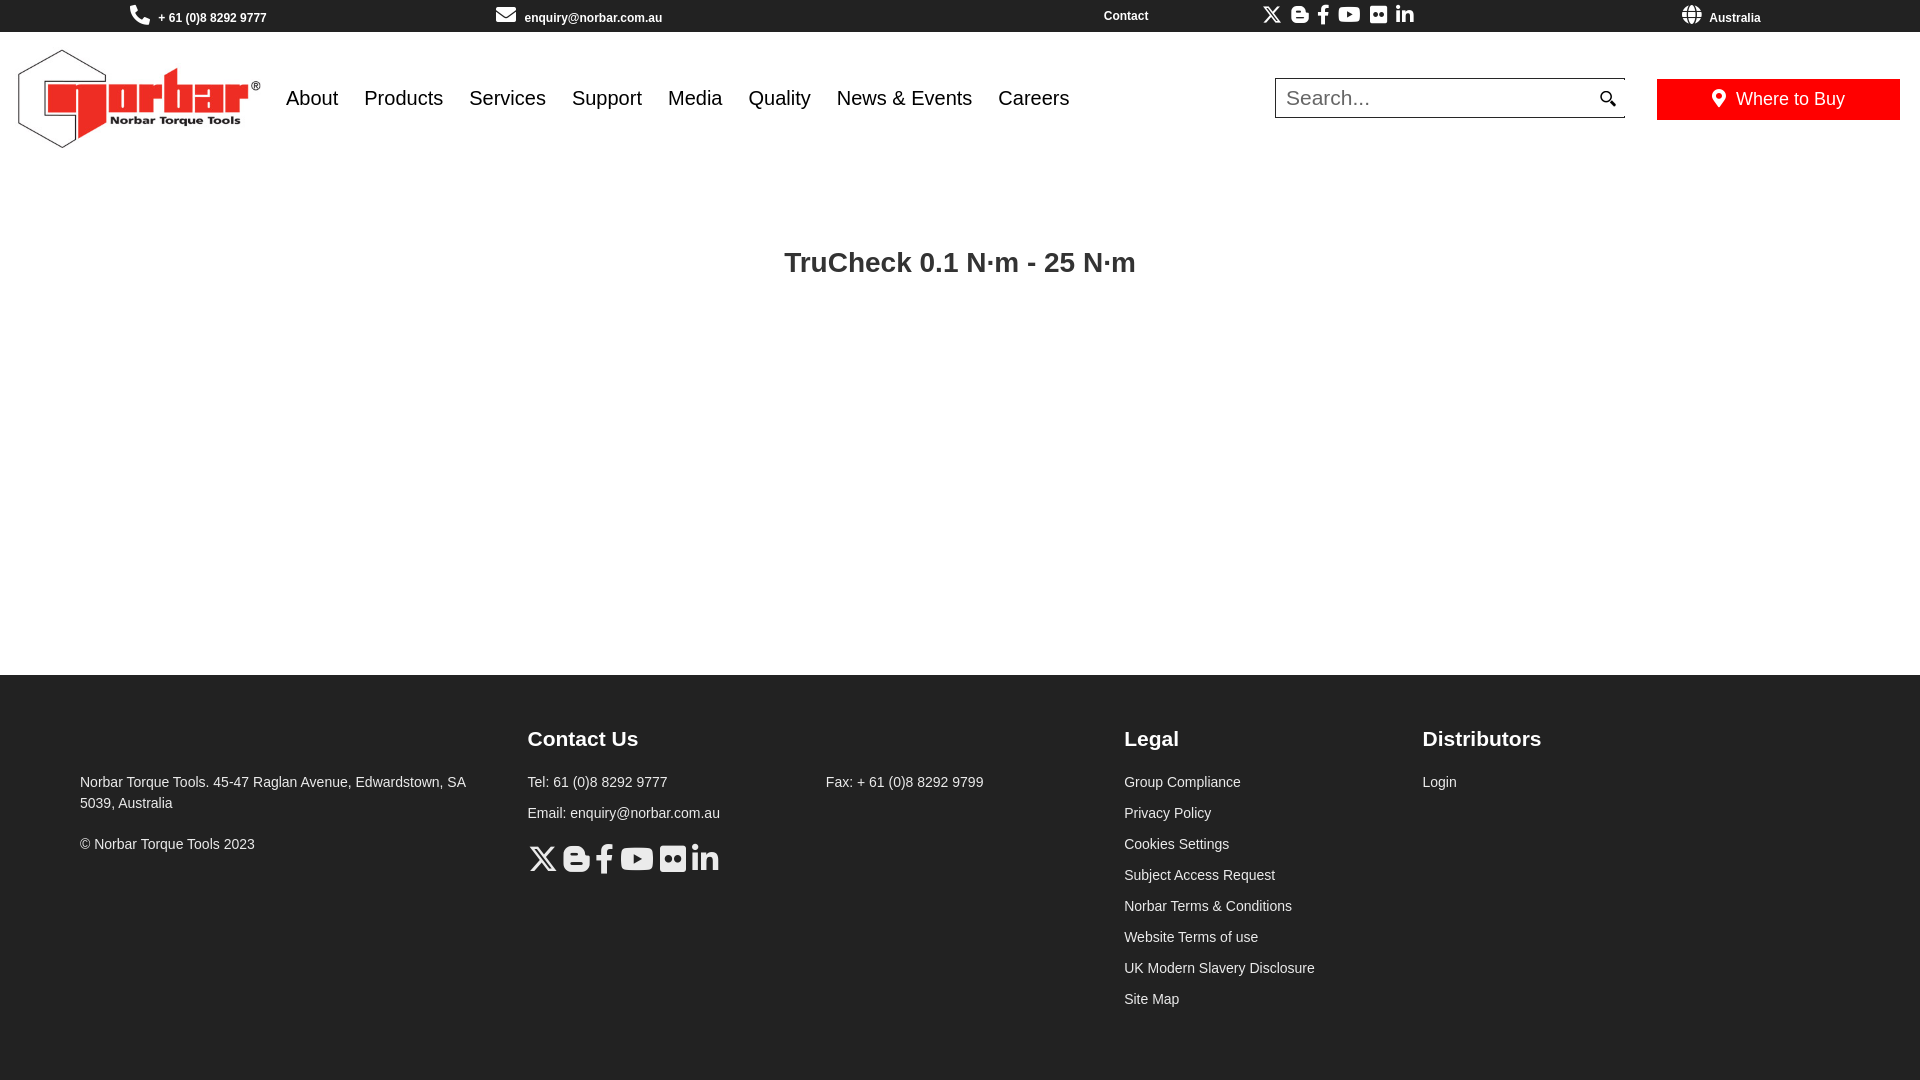 This screenshot has height=1080, width=1920. I want to click on '+ 61 (0)8 8292 9777', so click(211, 18).